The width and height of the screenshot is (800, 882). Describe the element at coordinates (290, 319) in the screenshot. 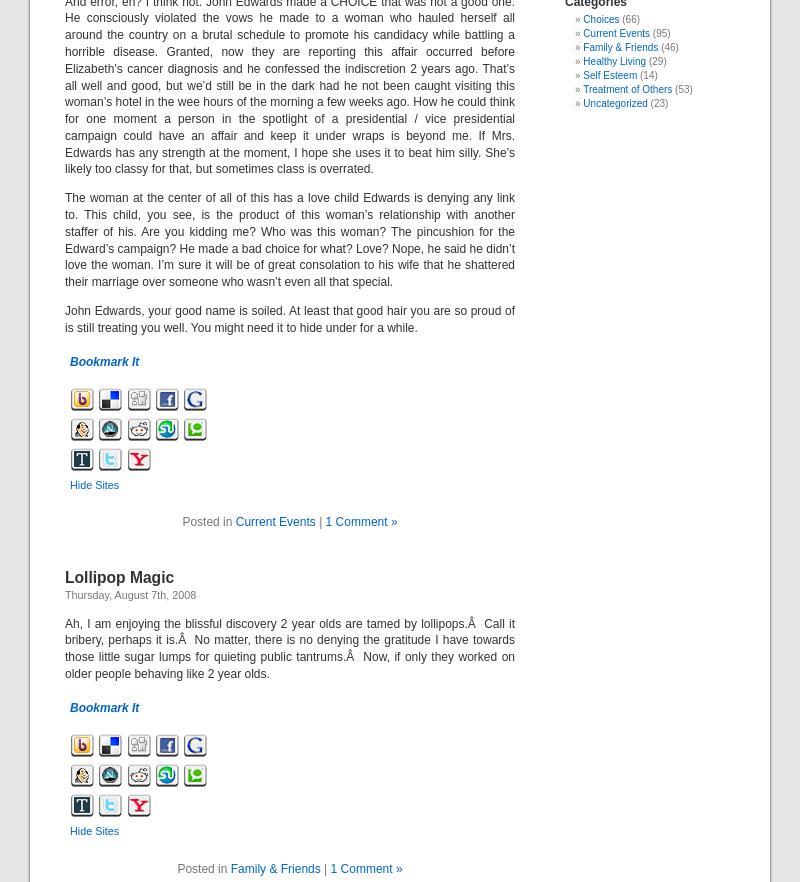

I see `'John Edwards, your good name is soiled.  At least that good hair you are so proud of is still treating you well.  You might need it to hide under for a while.'` at that location.